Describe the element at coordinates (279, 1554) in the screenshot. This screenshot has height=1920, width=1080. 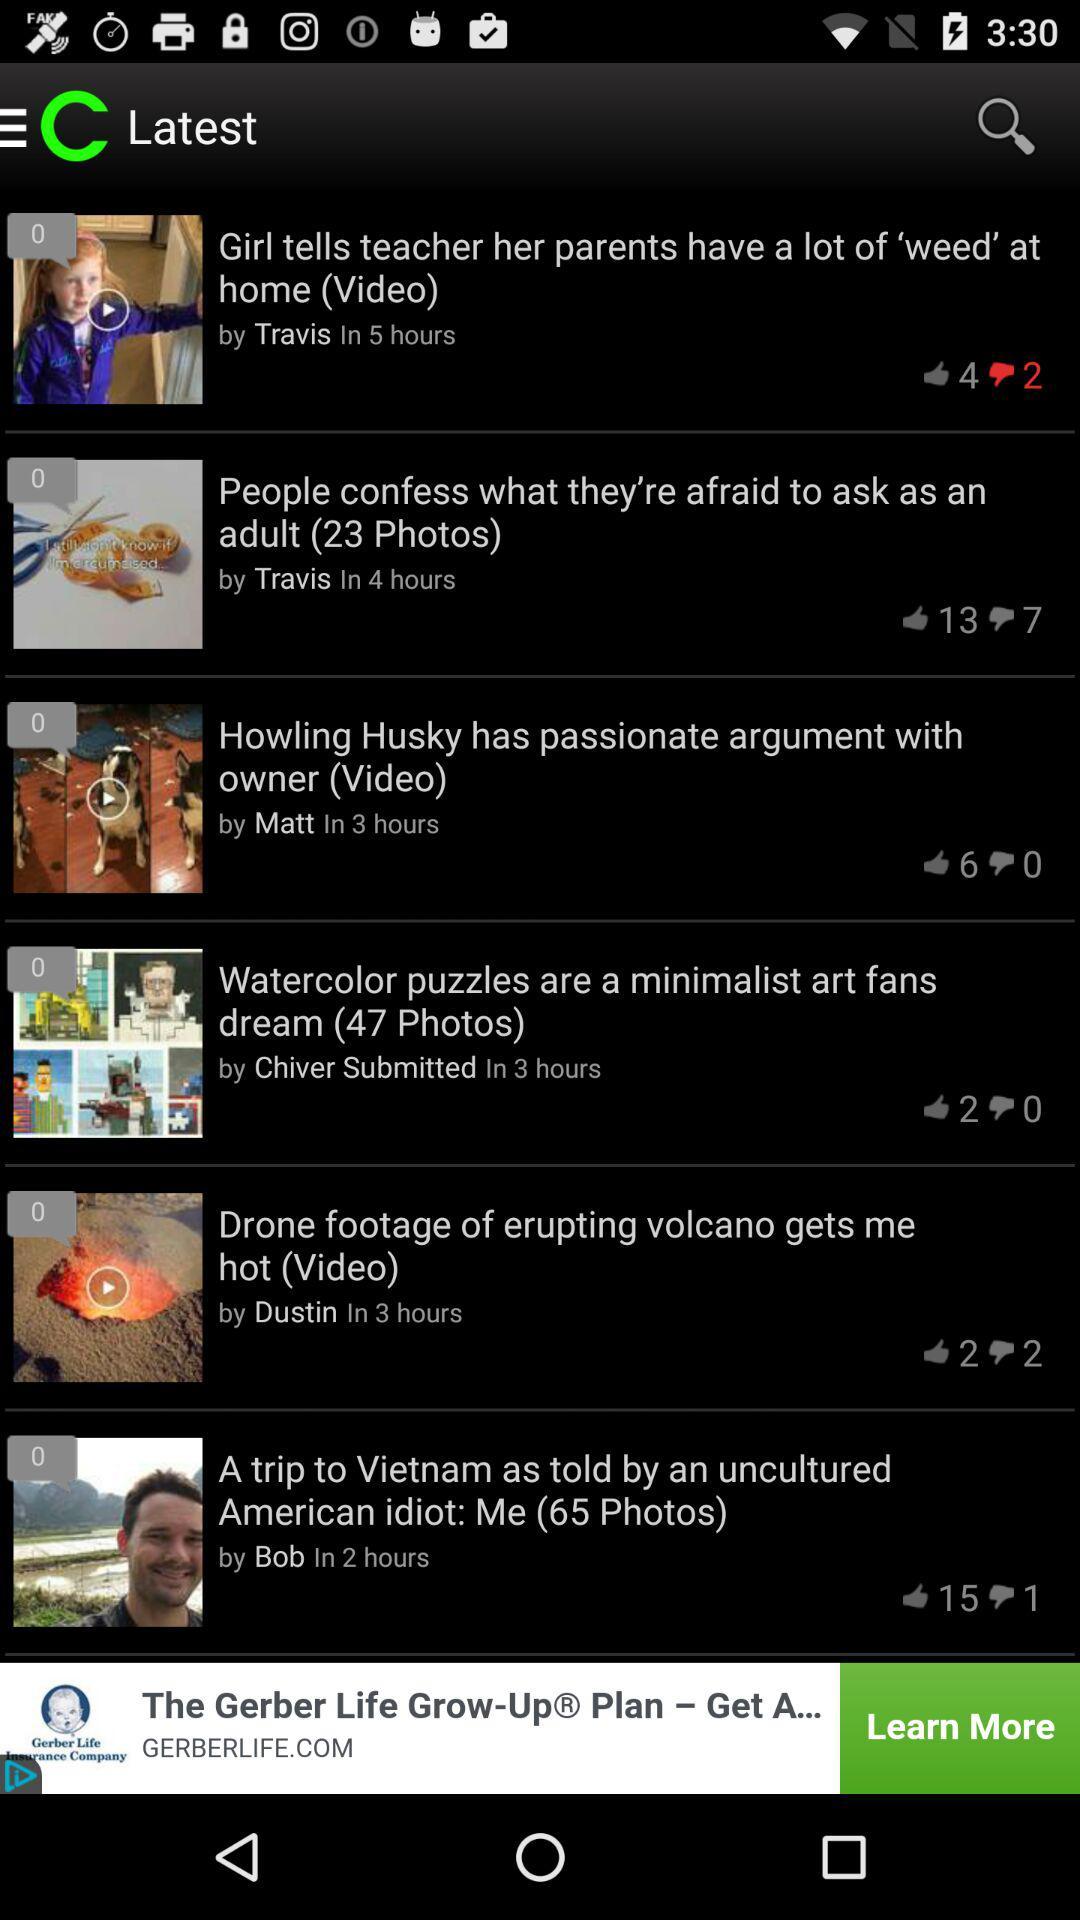
I see `bob icon` at that location.